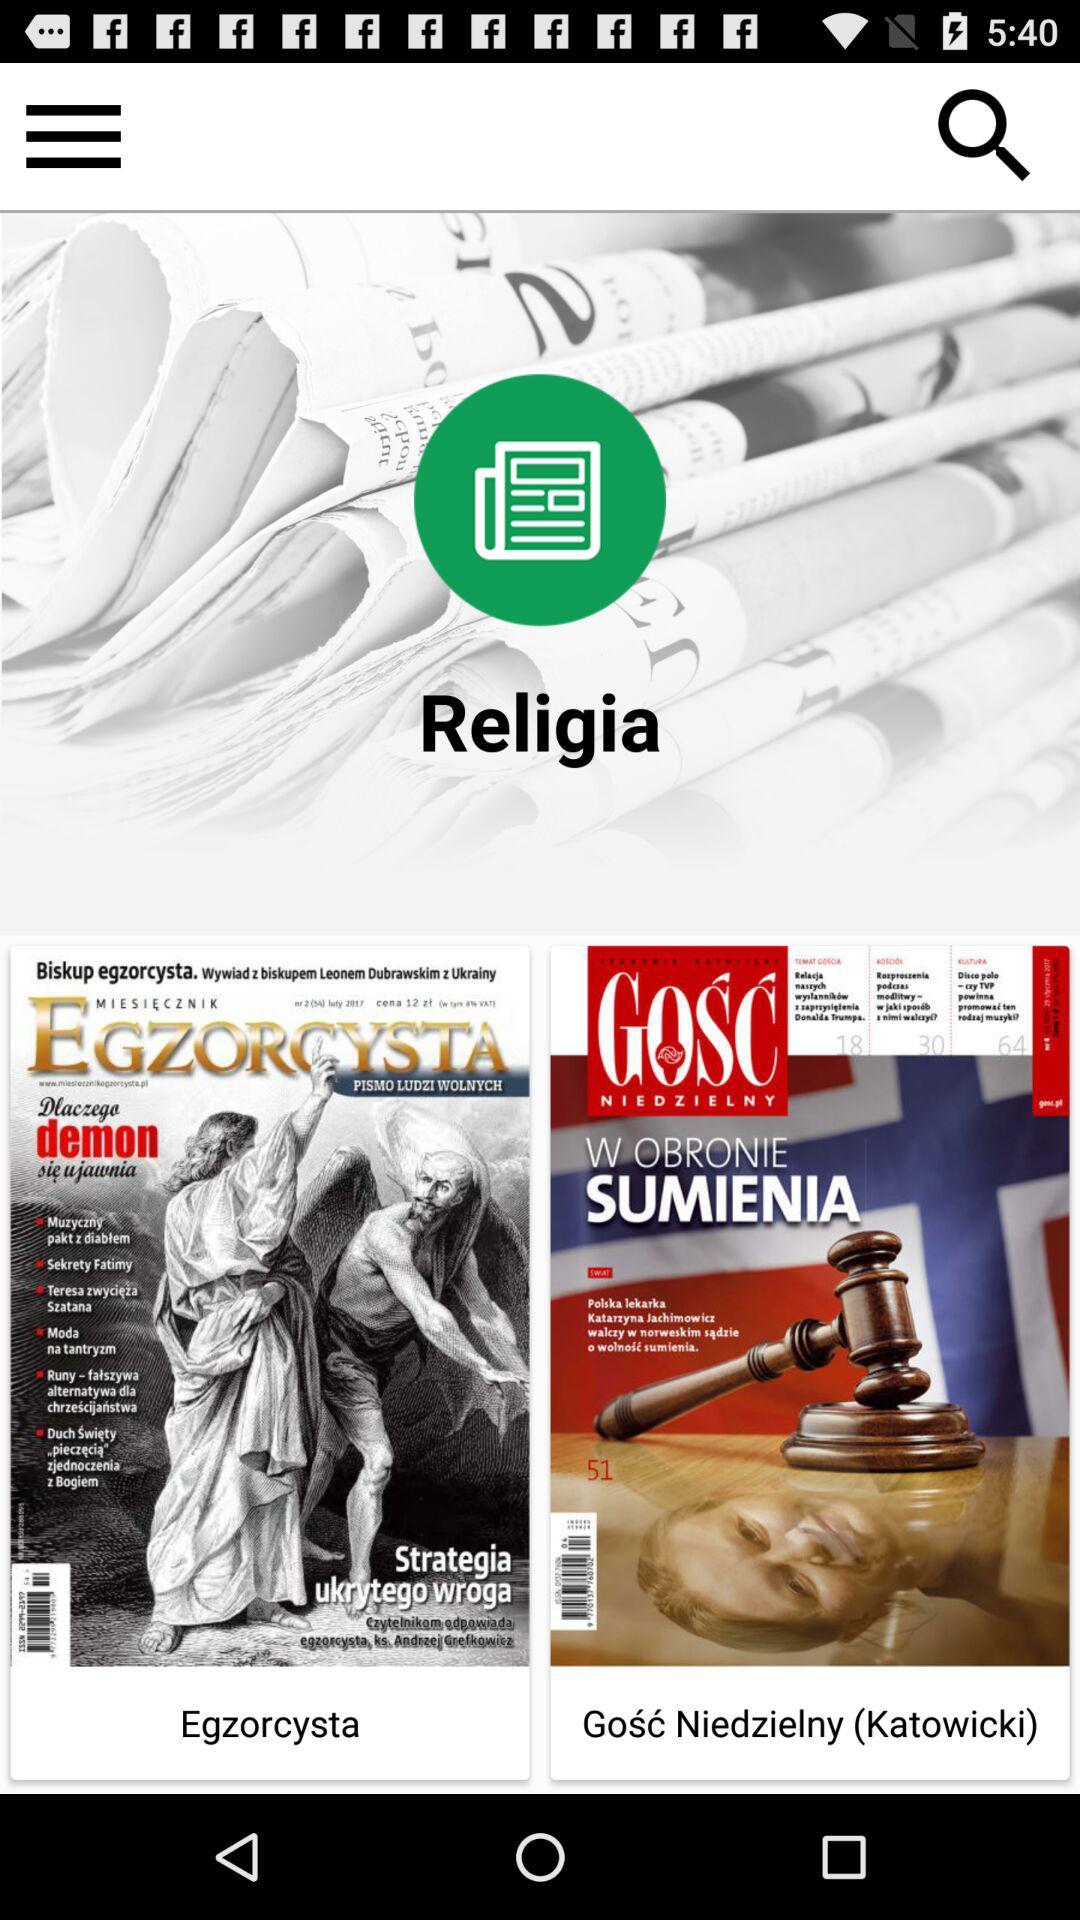 The height and width of the screenshot is (1920, 1080). What do you see at coordinates (72, 135) in the screenshot?
I see `go somewhere else in the app` at bounding box center [72, 135].